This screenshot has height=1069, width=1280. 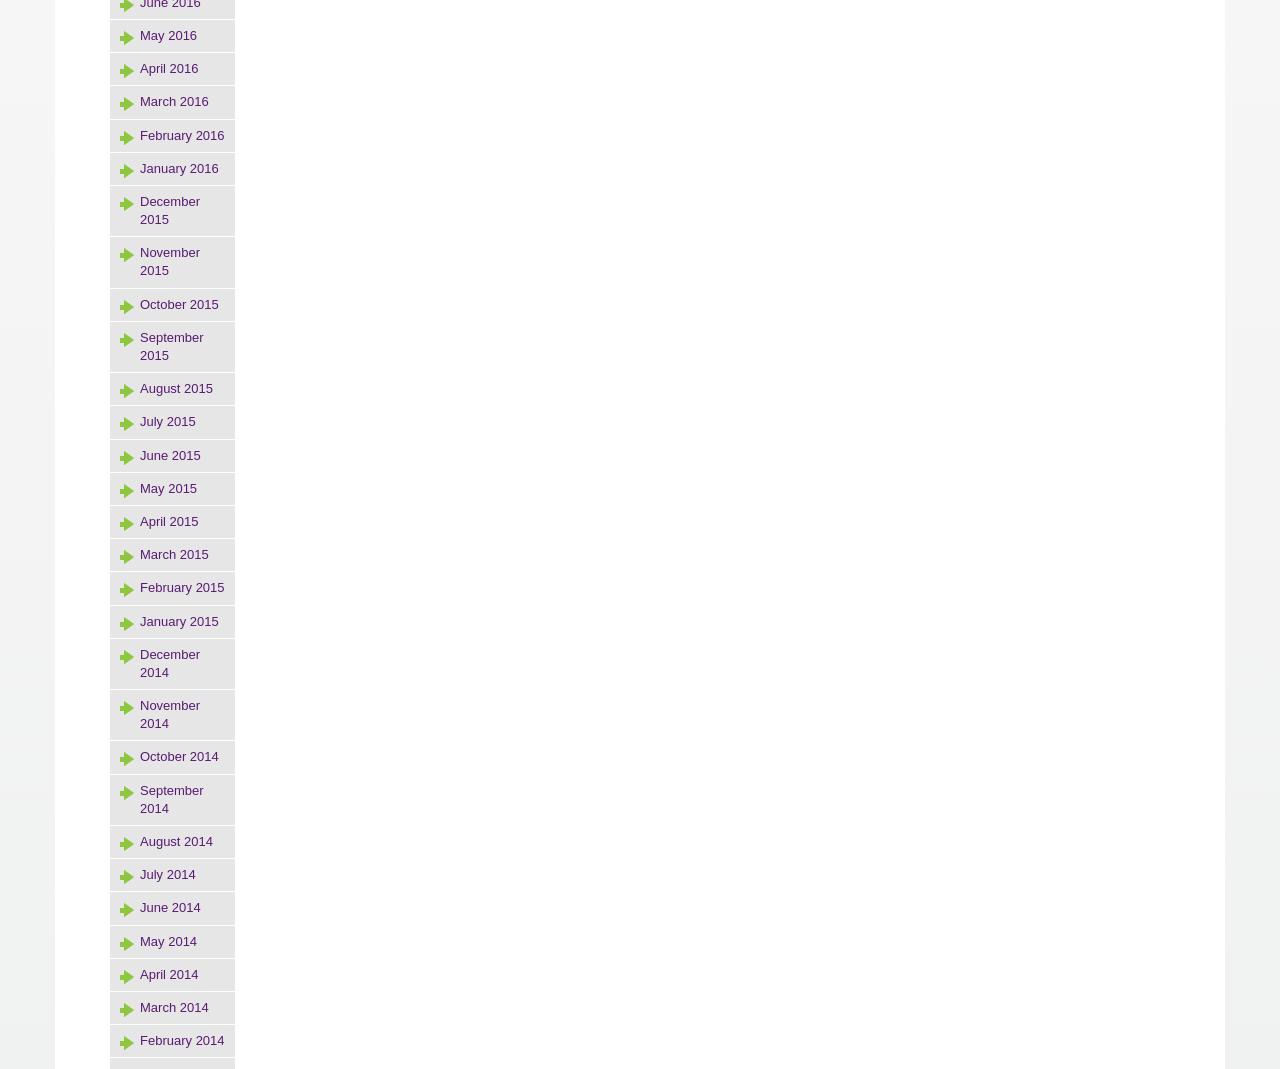 What do you see at coordinates (168, 33) in the screenshot?
I see `'May 2016'` at bounding box center [168, 33].